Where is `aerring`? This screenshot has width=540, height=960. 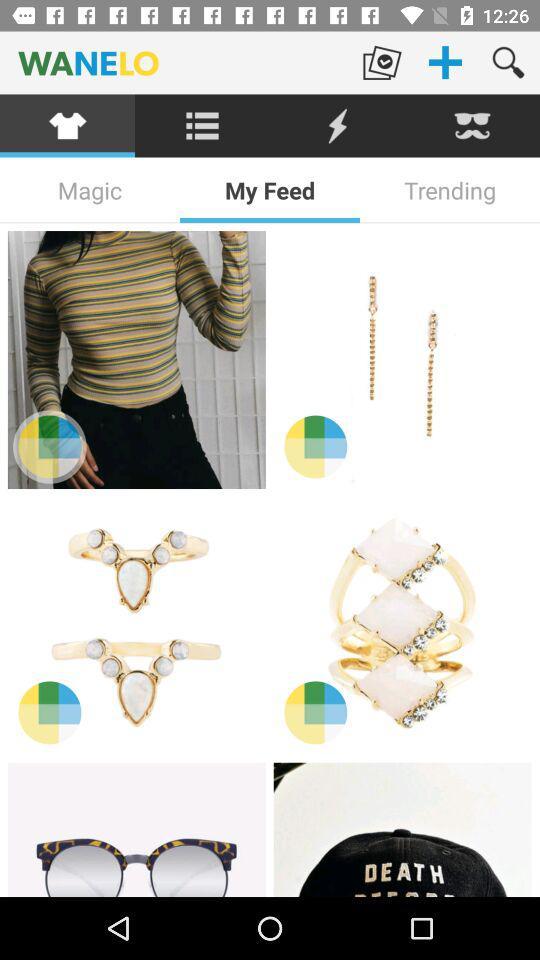 aerring is located at coordinates (402, 360).